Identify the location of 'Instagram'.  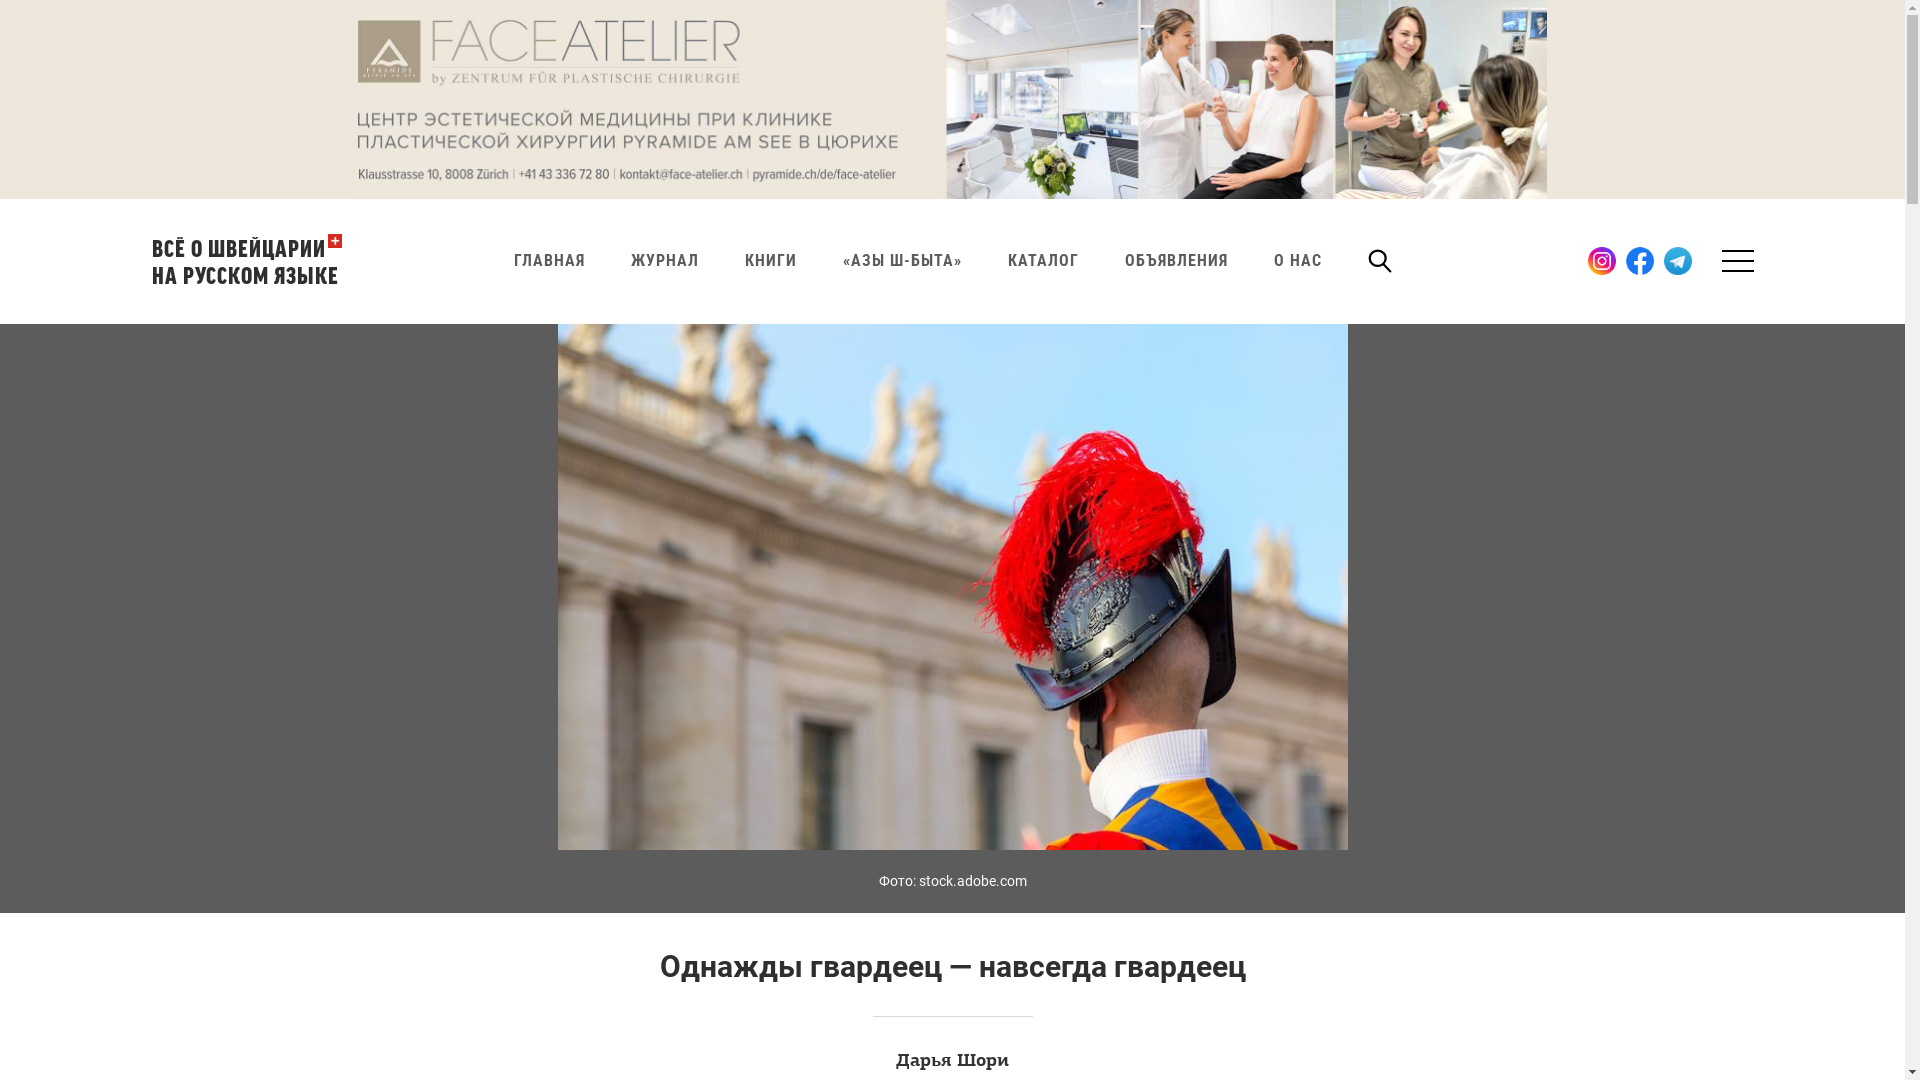
(1587, 260).